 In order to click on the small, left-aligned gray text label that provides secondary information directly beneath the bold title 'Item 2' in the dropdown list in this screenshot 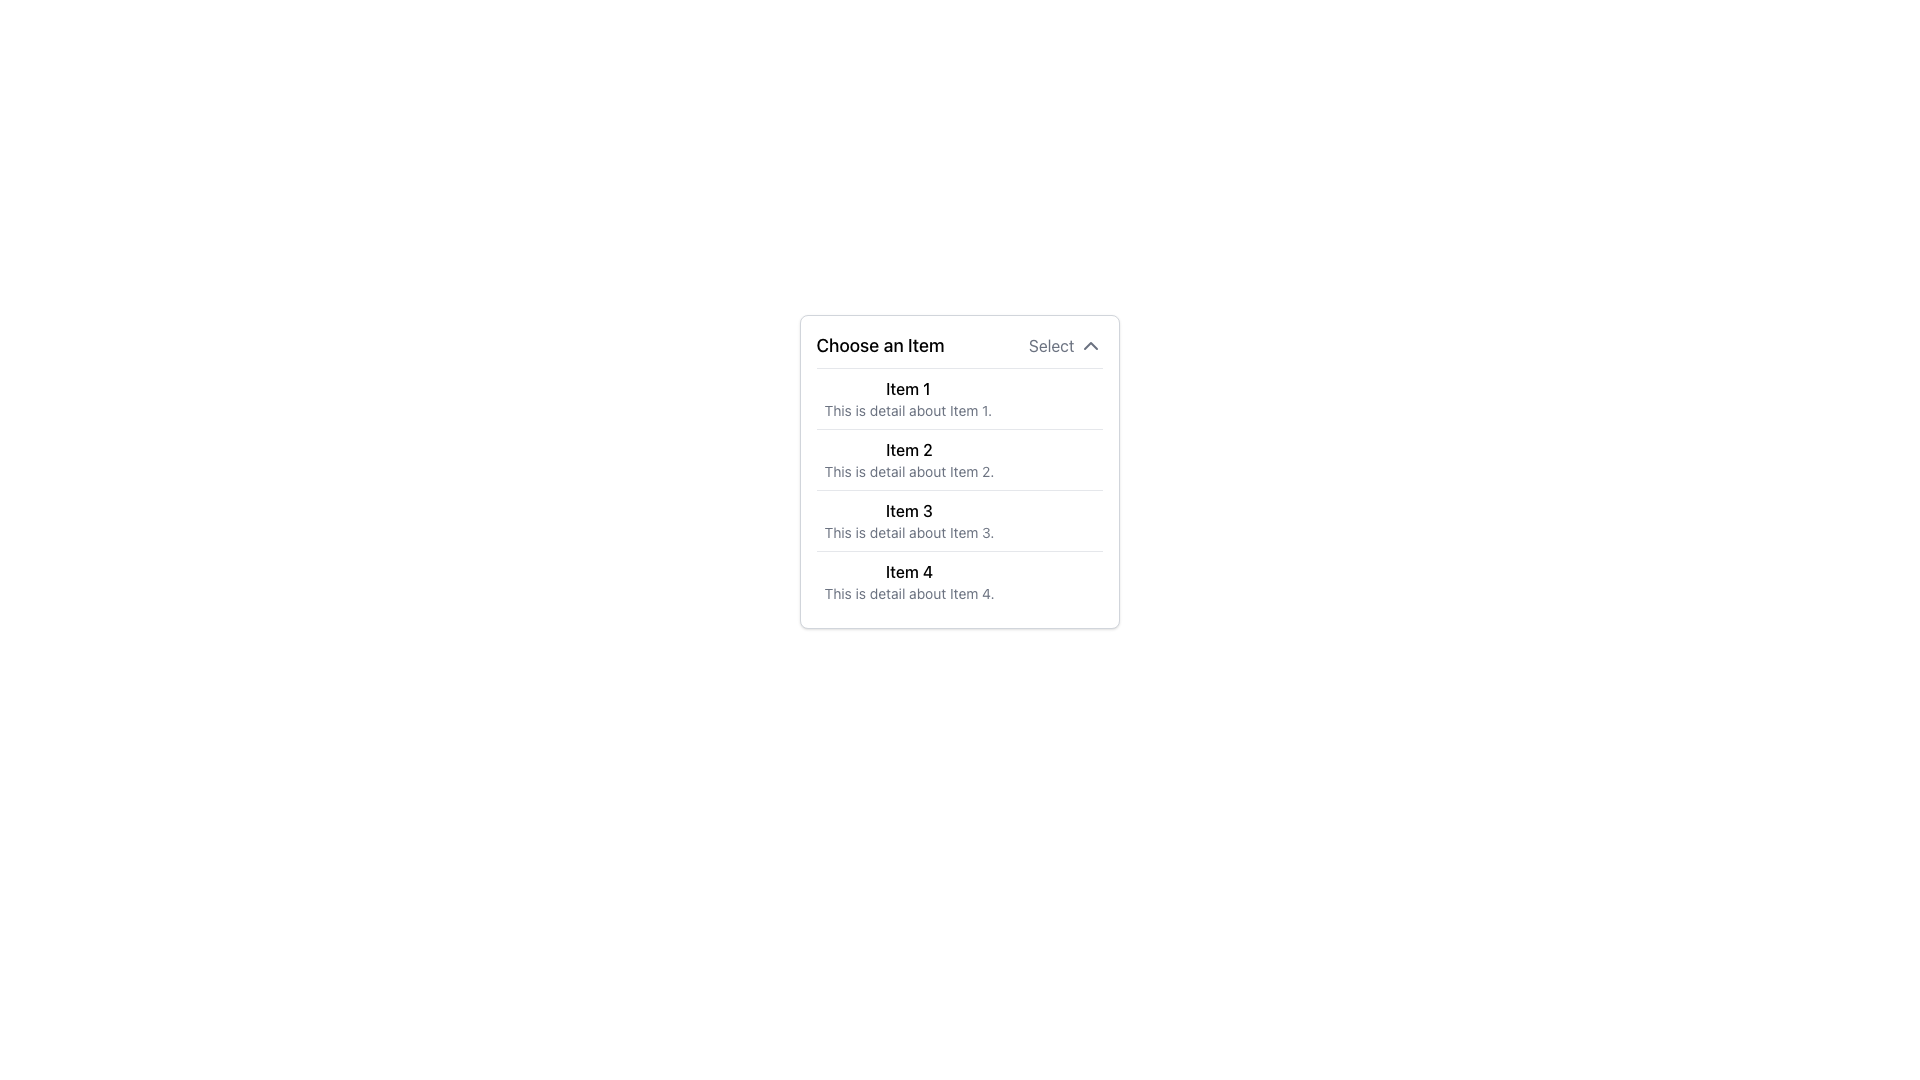, I will do `click(908, 471)`.